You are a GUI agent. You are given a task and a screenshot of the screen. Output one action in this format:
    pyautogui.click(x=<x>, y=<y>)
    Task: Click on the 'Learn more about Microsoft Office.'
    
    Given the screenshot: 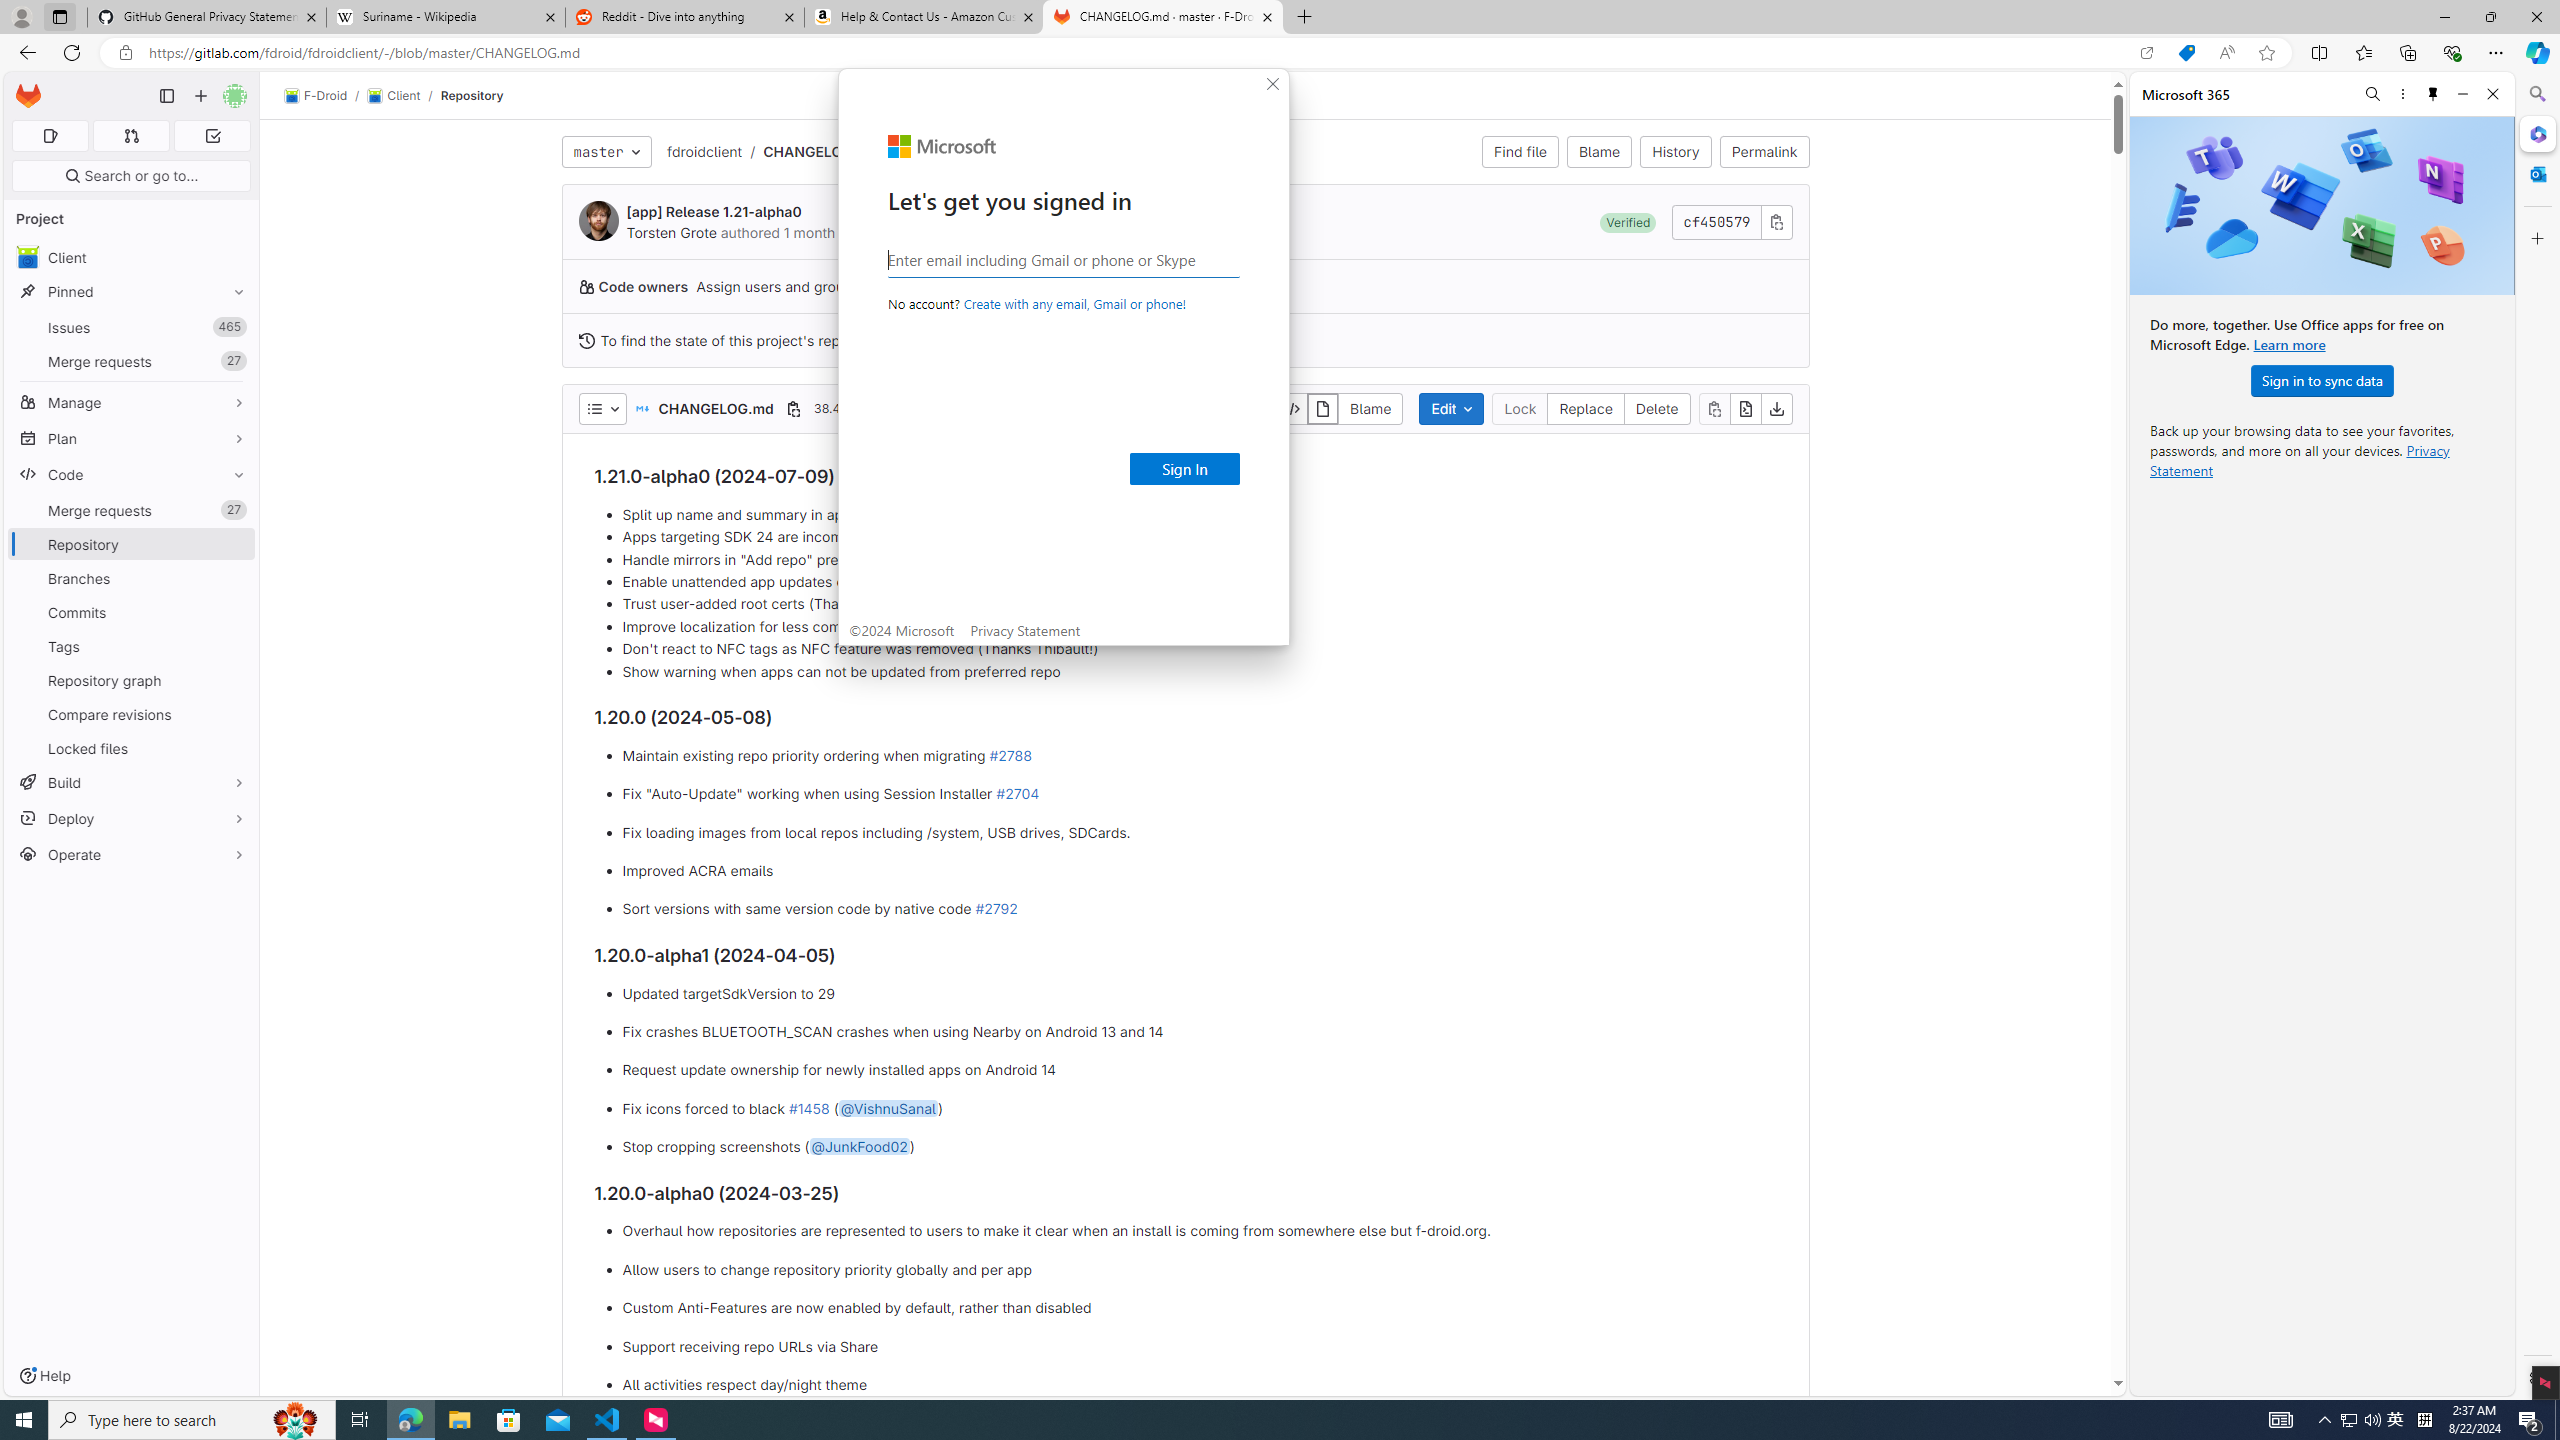 What is the action you would take?
    pyautogui.click(x=2288, y=344)
    